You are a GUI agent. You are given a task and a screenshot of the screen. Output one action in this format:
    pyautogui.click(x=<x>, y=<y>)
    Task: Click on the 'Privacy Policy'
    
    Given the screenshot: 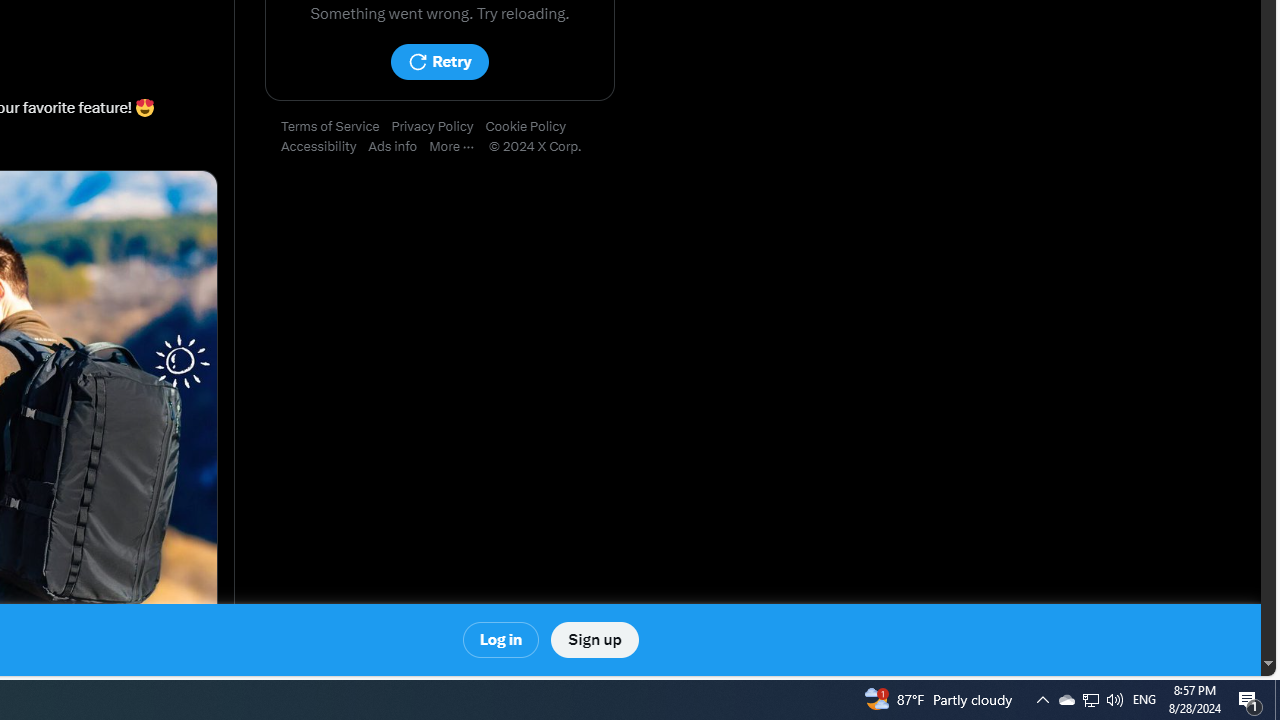 What is the action you would take?
    pyautogui.click(x=437, y=127)
    